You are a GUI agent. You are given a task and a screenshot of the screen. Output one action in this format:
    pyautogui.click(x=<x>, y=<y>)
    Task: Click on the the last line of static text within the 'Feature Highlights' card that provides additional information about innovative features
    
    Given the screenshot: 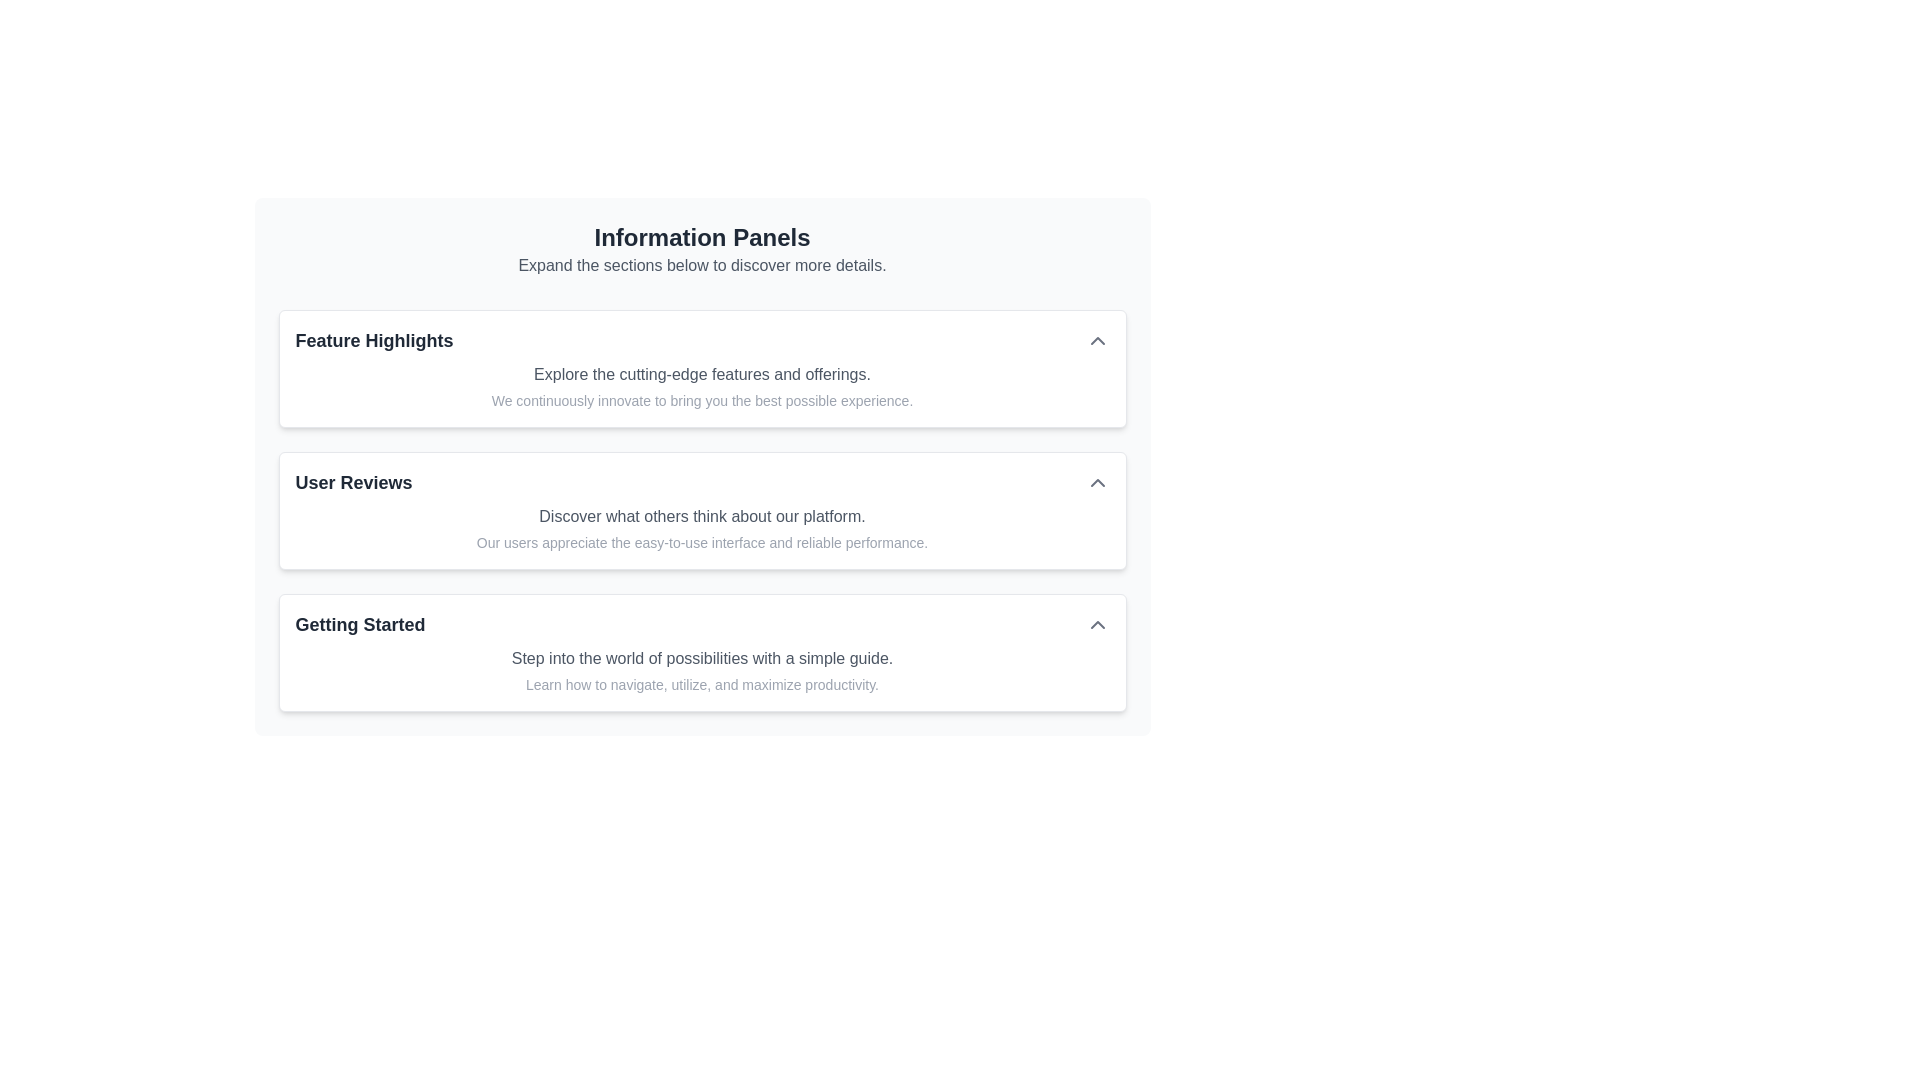 What is the action you would take?
    pyautogui.click(x=702, y=401)
    